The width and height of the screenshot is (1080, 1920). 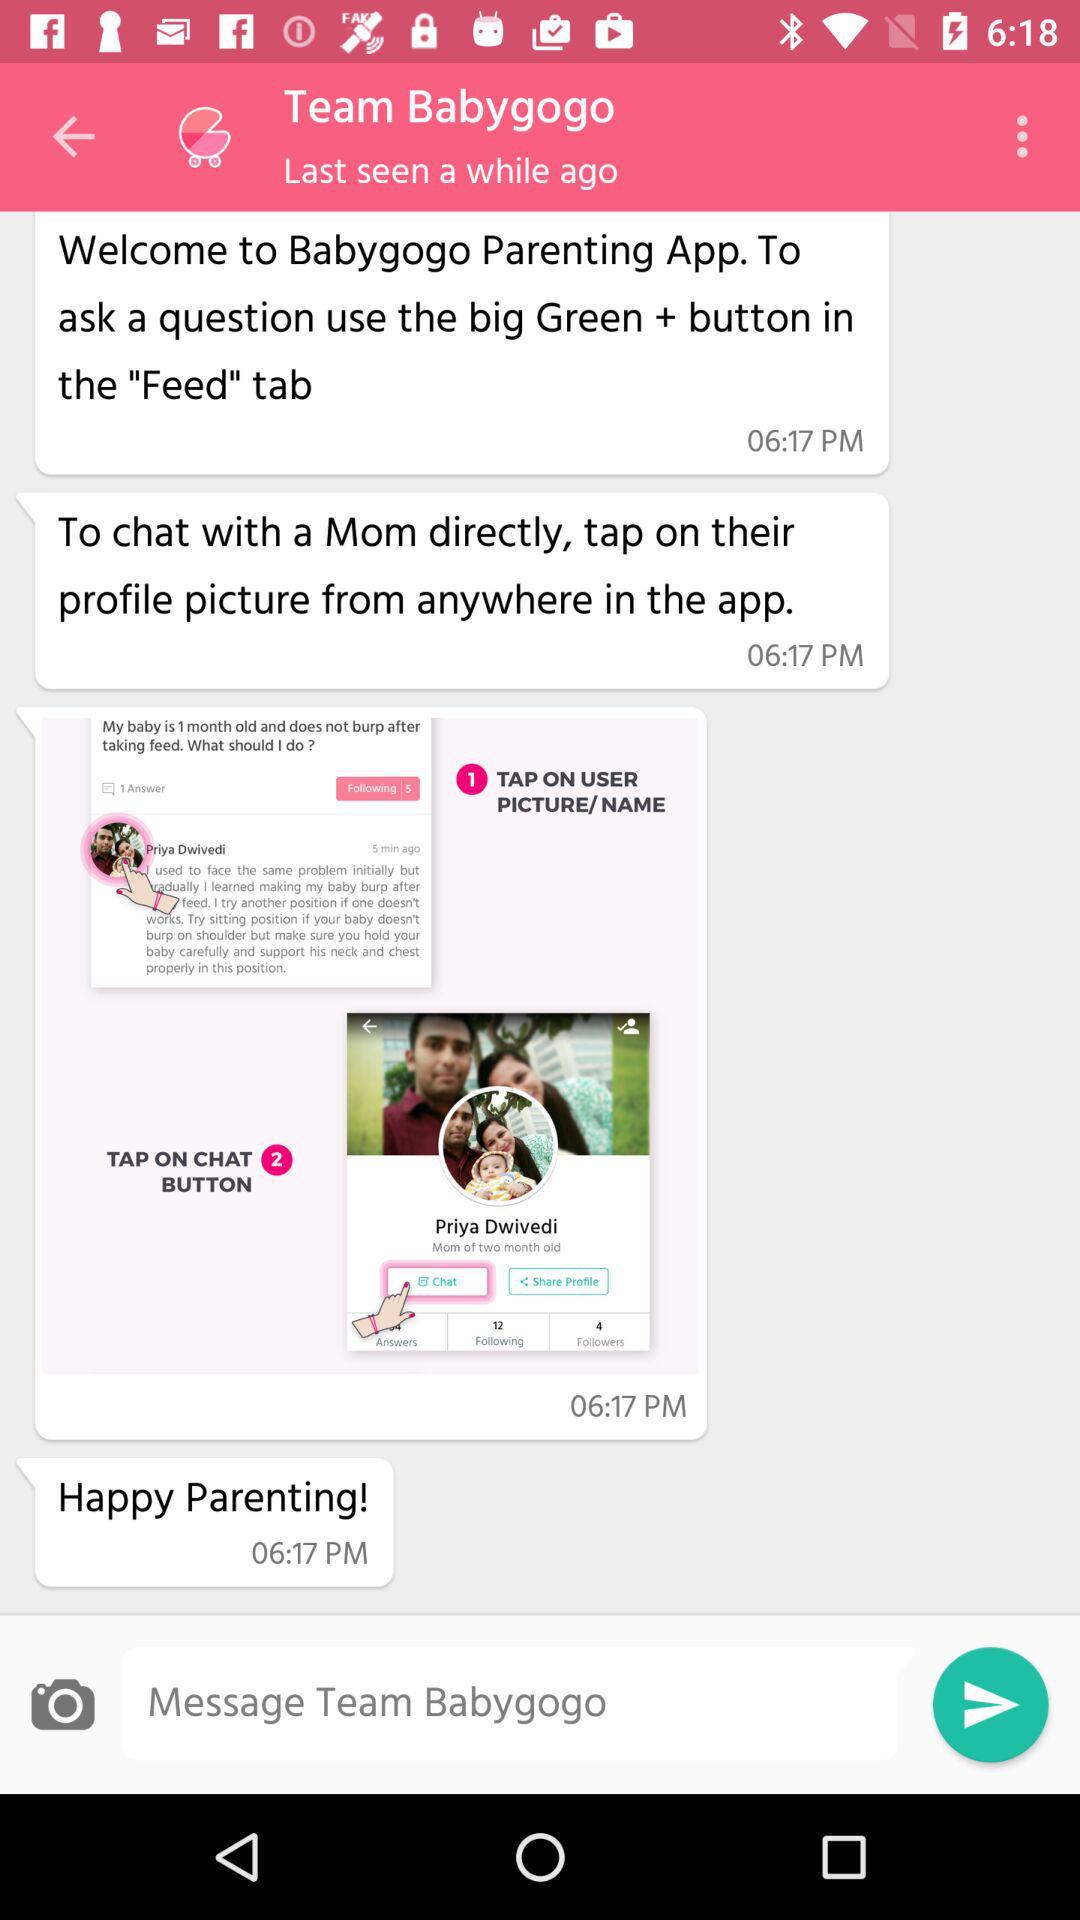 I want to click on an image, so click(x=61, y=1703).